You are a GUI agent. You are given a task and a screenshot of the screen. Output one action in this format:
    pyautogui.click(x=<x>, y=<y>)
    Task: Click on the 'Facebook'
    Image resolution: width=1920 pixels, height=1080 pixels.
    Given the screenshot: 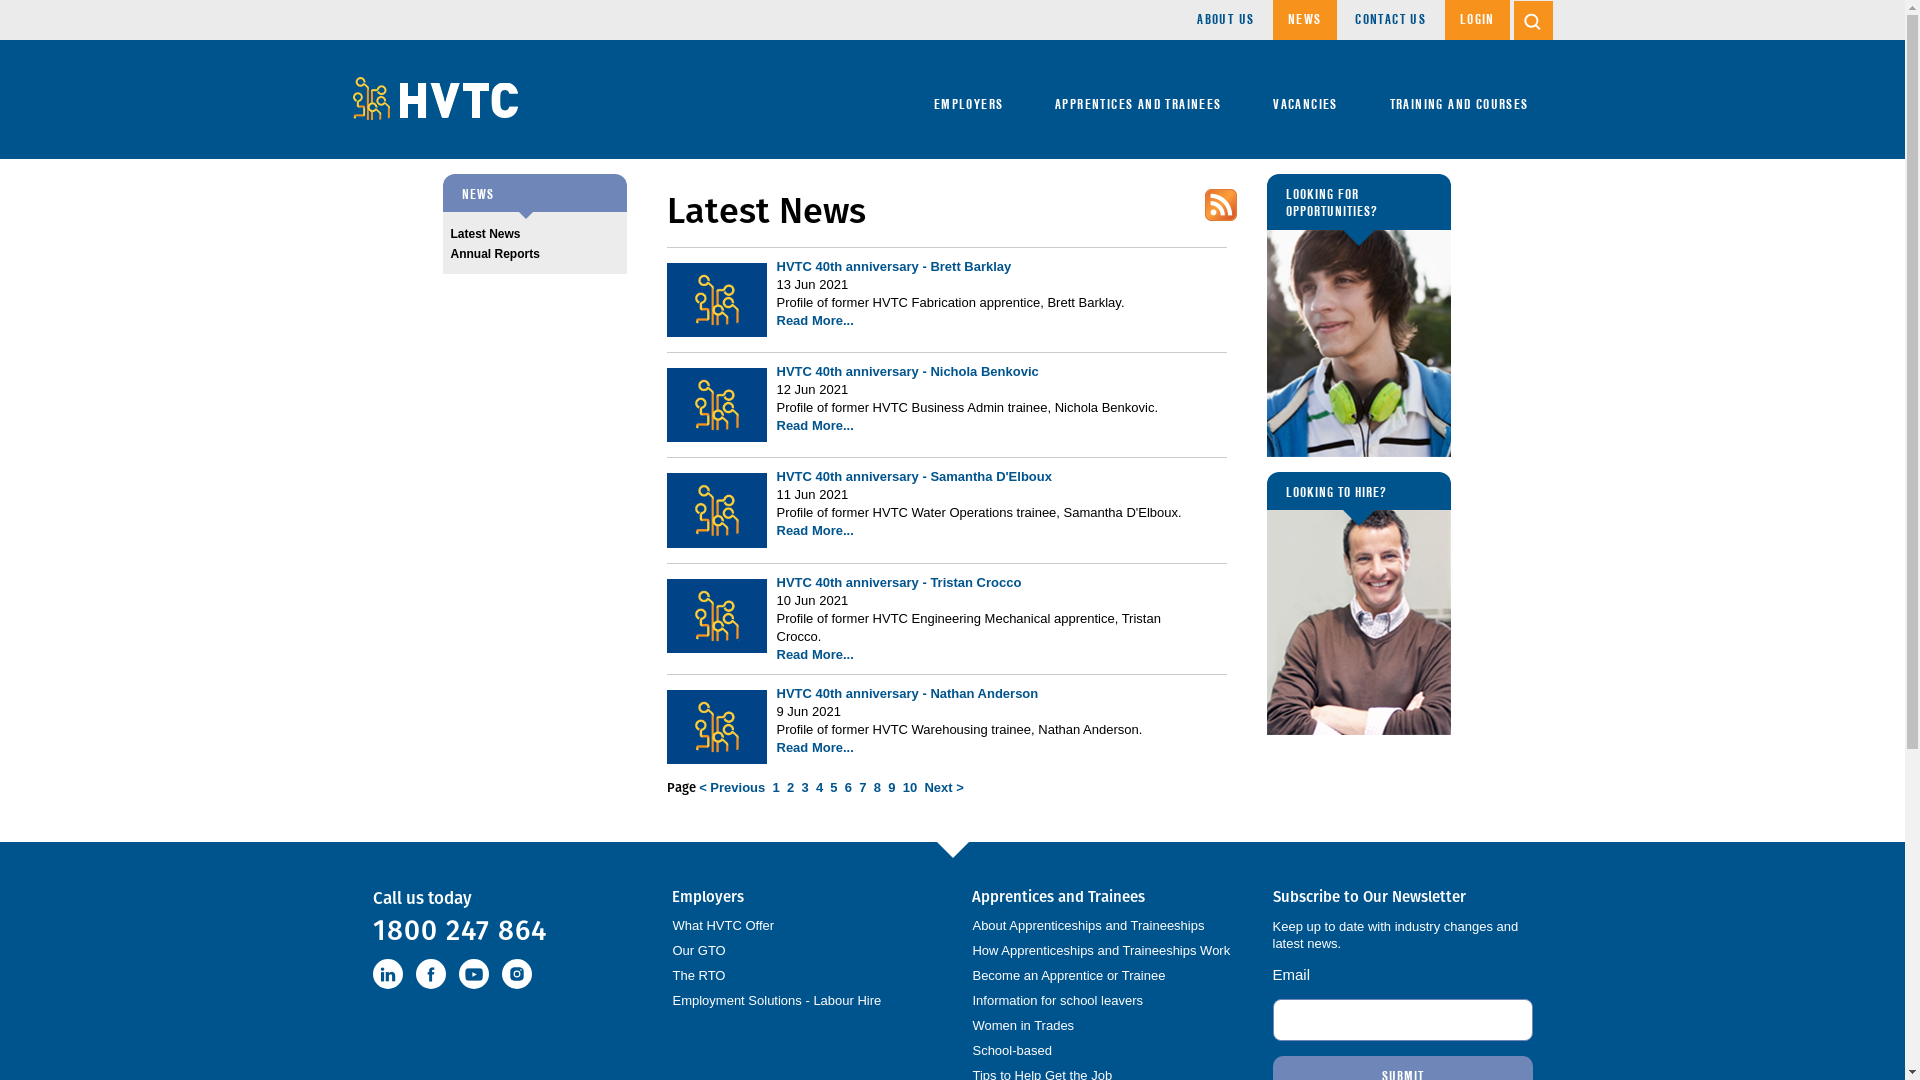 What is the action you would take?
    pyautogui.click(x=430, y=973)
    